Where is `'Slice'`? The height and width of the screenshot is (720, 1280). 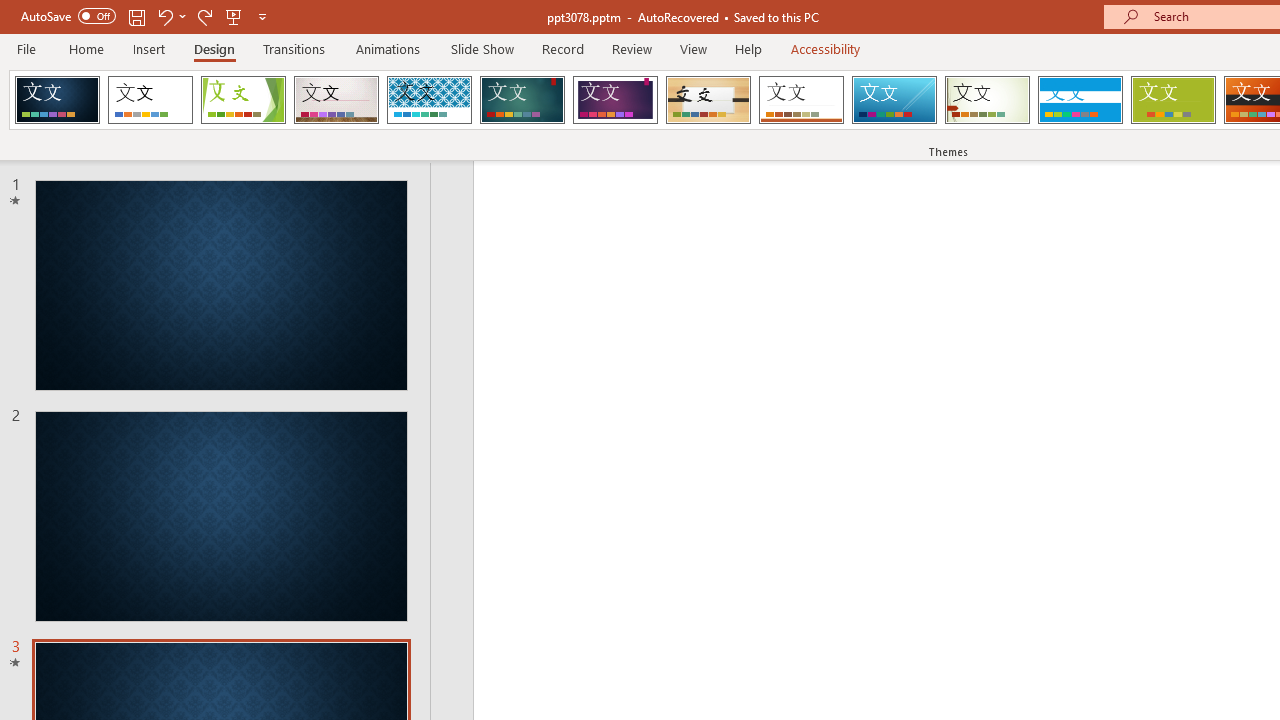 'Slice' is located at coordinates (893, 100).